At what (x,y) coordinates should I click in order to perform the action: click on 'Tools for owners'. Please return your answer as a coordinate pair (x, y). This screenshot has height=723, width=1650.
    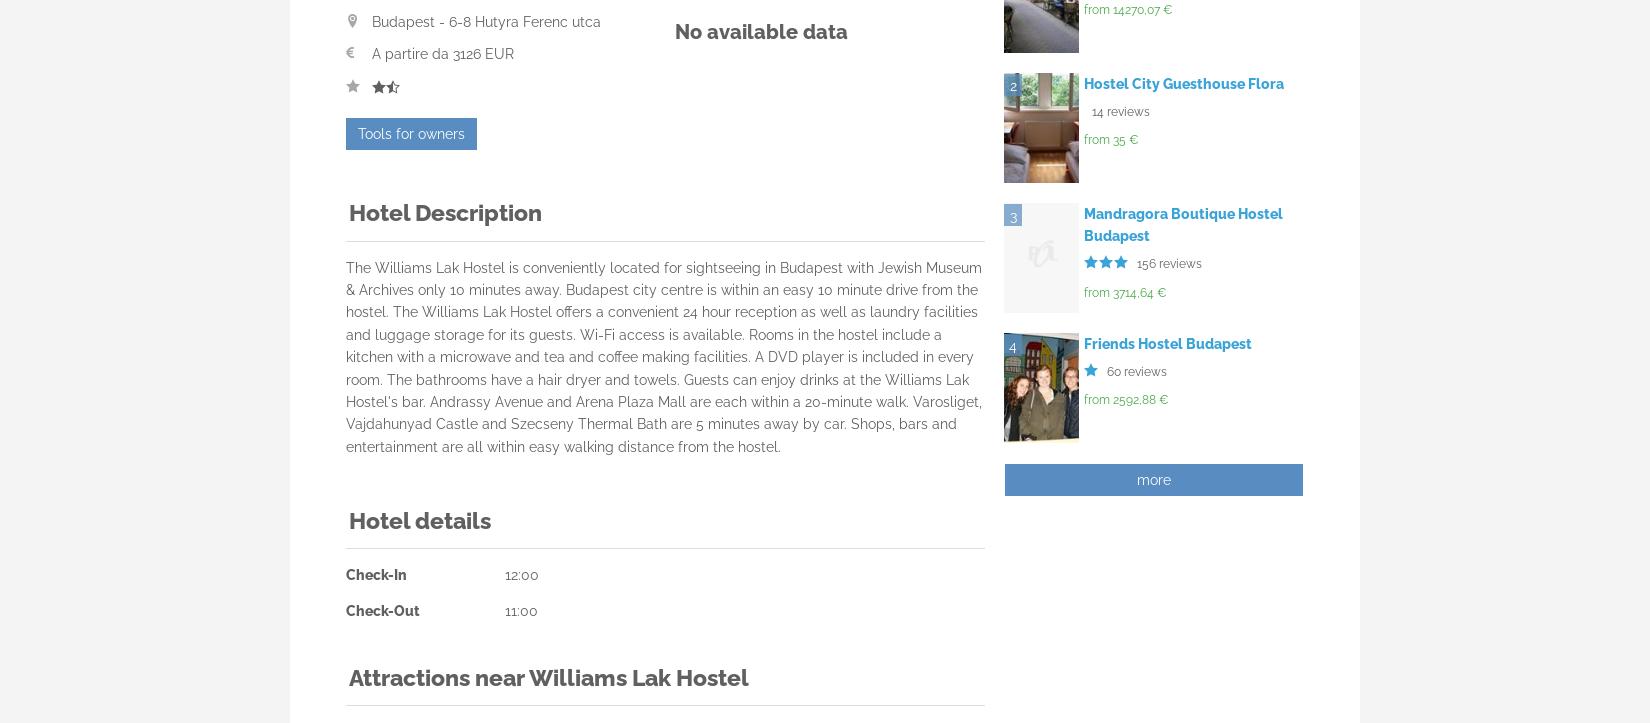
    Looking at the image, I should click on (410, 132).